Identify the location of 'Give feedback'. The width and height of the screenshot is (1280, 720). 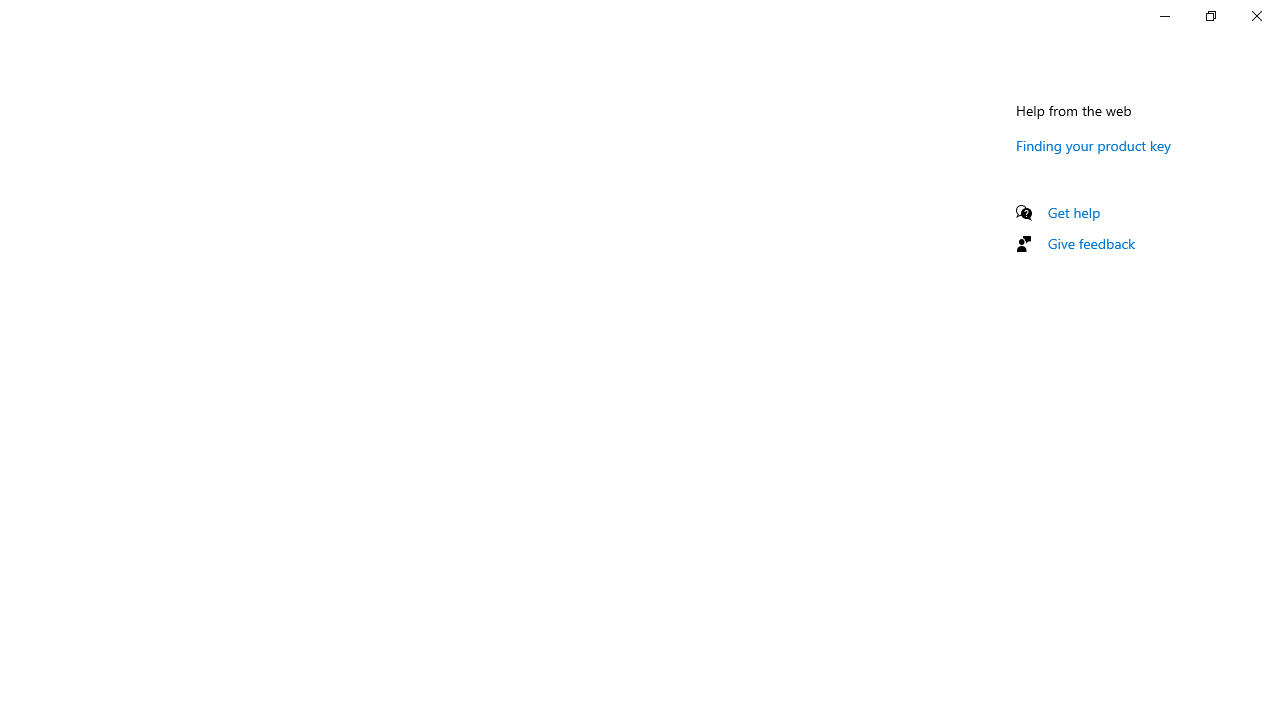
(1090, 242).